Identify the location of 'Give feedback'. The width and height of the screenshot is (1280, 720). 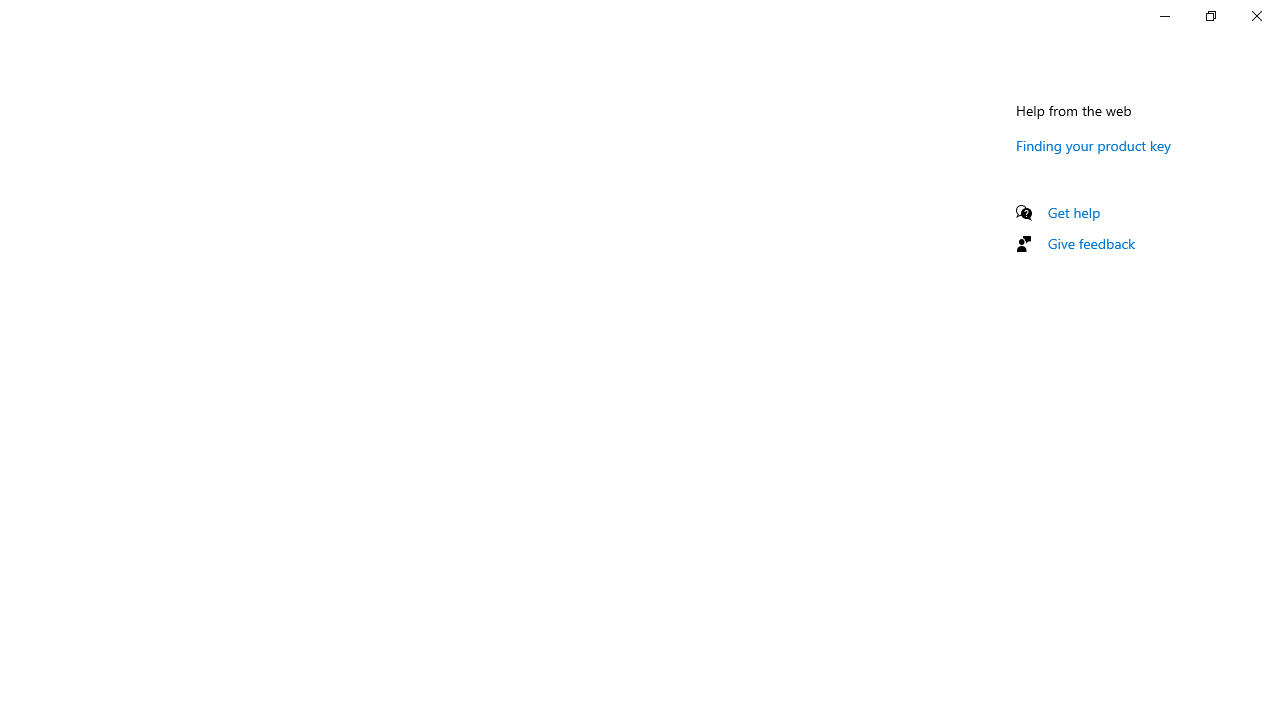
(1090, 242).